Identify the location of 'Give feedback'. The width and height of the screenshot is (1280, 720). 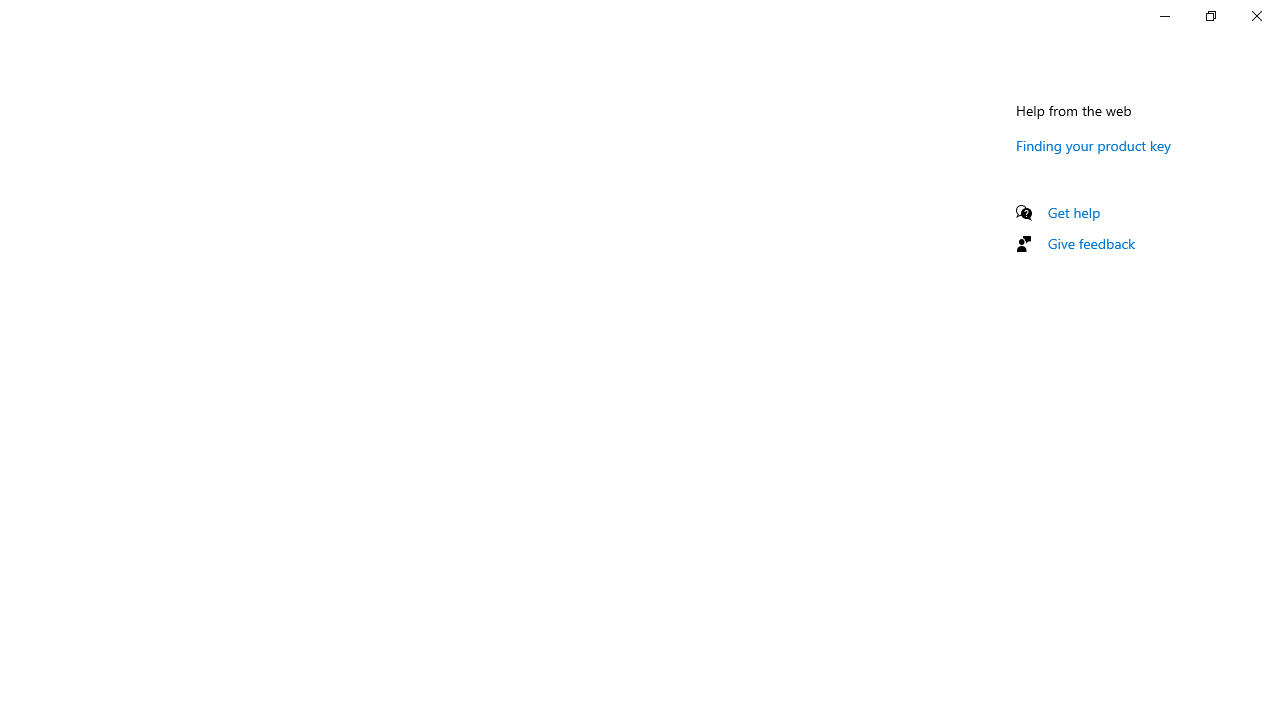
(1090, 242).